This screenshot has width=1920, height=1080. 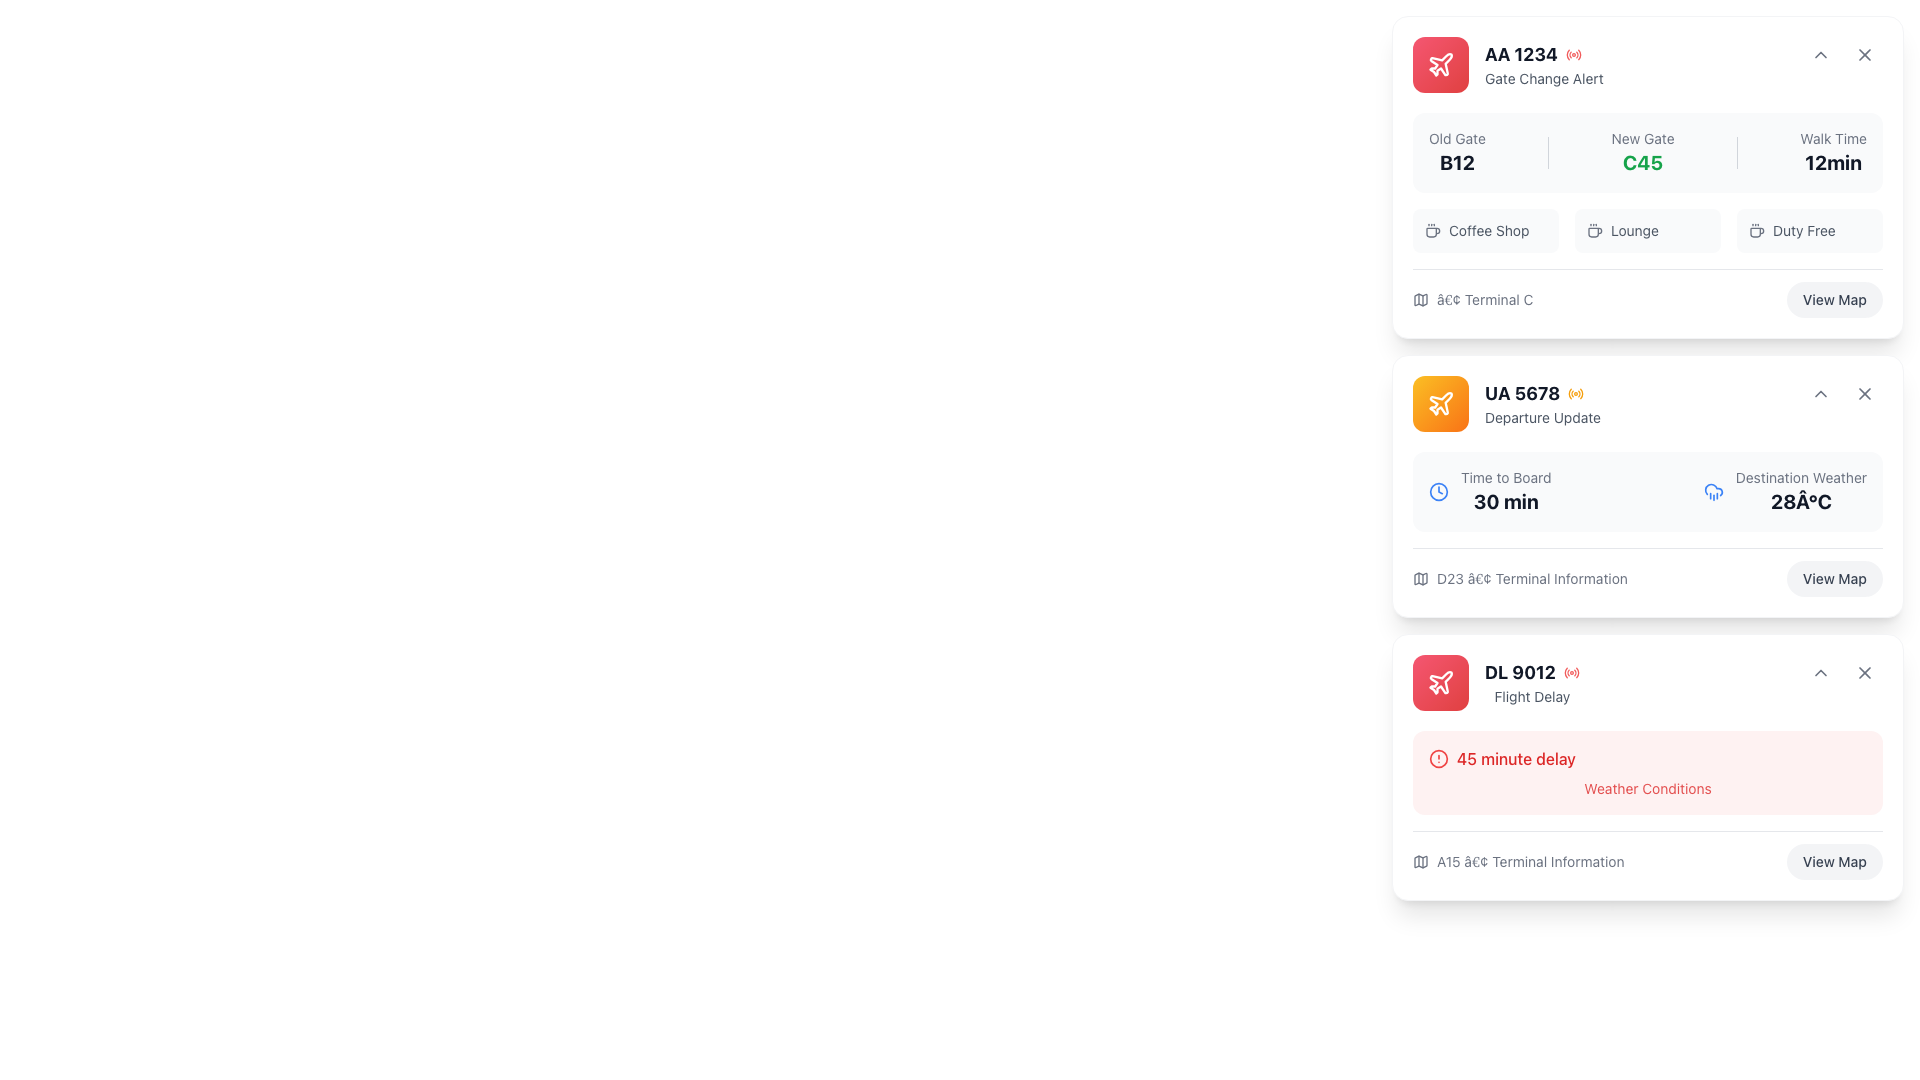 I want to click on the downward-facing chevron icon in the upper right-hand corner of the 'AA 1234 Gate Change Alert' card, so click(x=1820, y=53).